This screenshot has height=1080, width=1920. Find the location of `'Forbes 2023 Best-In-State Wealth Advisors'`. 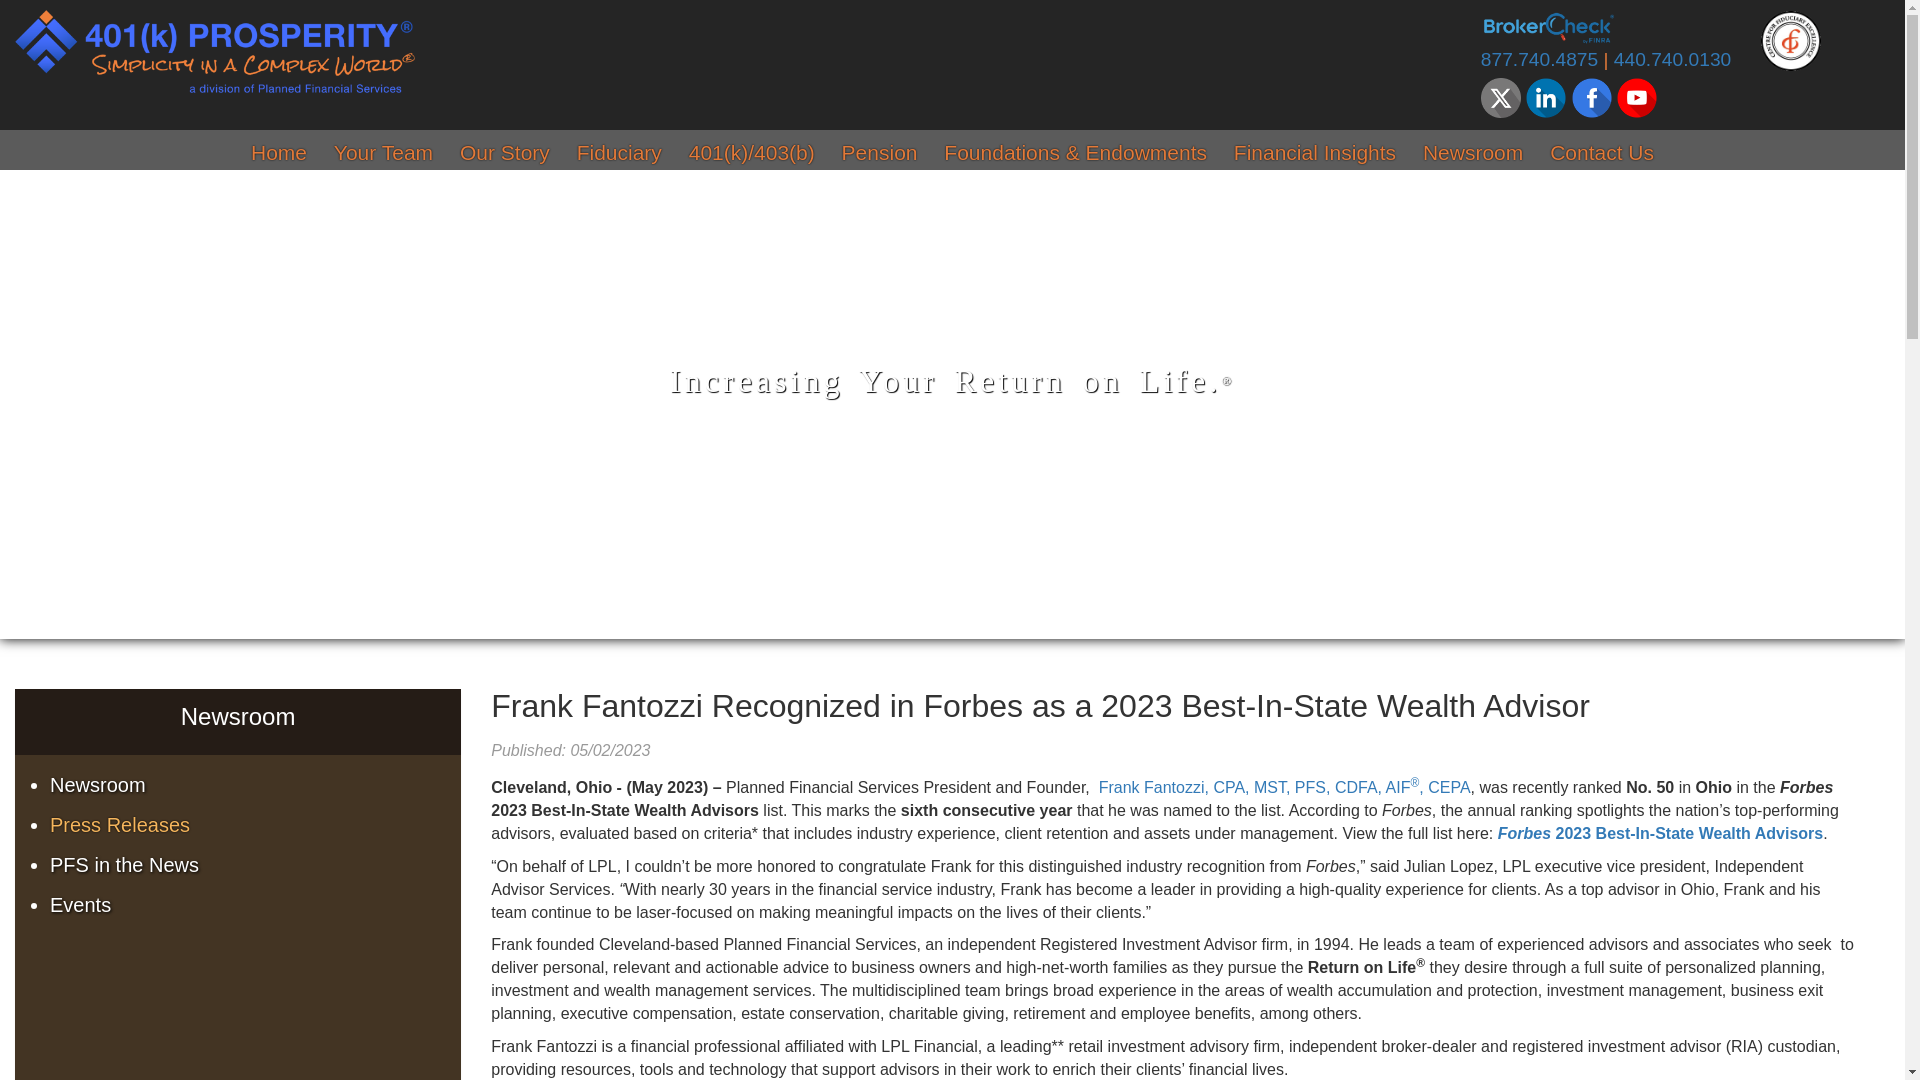

'Forbes 2023 Best-In-State Wealth Advisors' is located at coordinates (1660, 833).